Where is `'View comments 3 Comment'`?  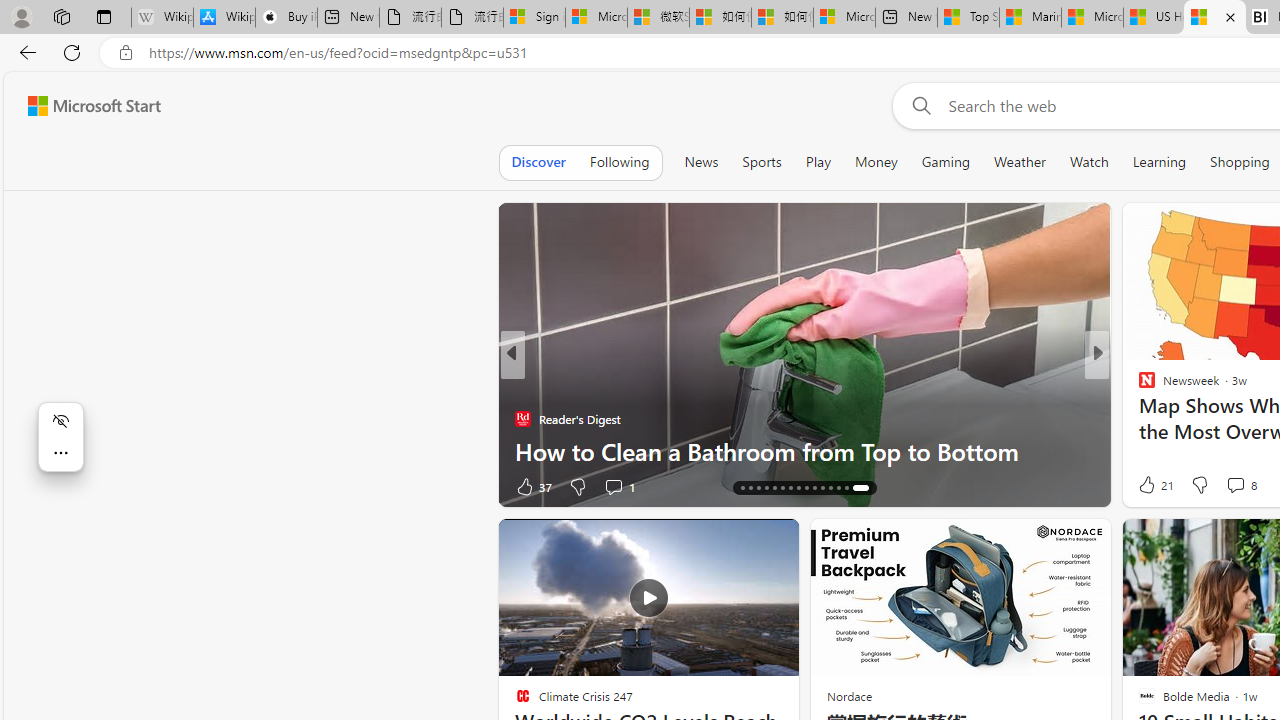 'View comments 3 Comment' is located at coordinates (1234, 486).